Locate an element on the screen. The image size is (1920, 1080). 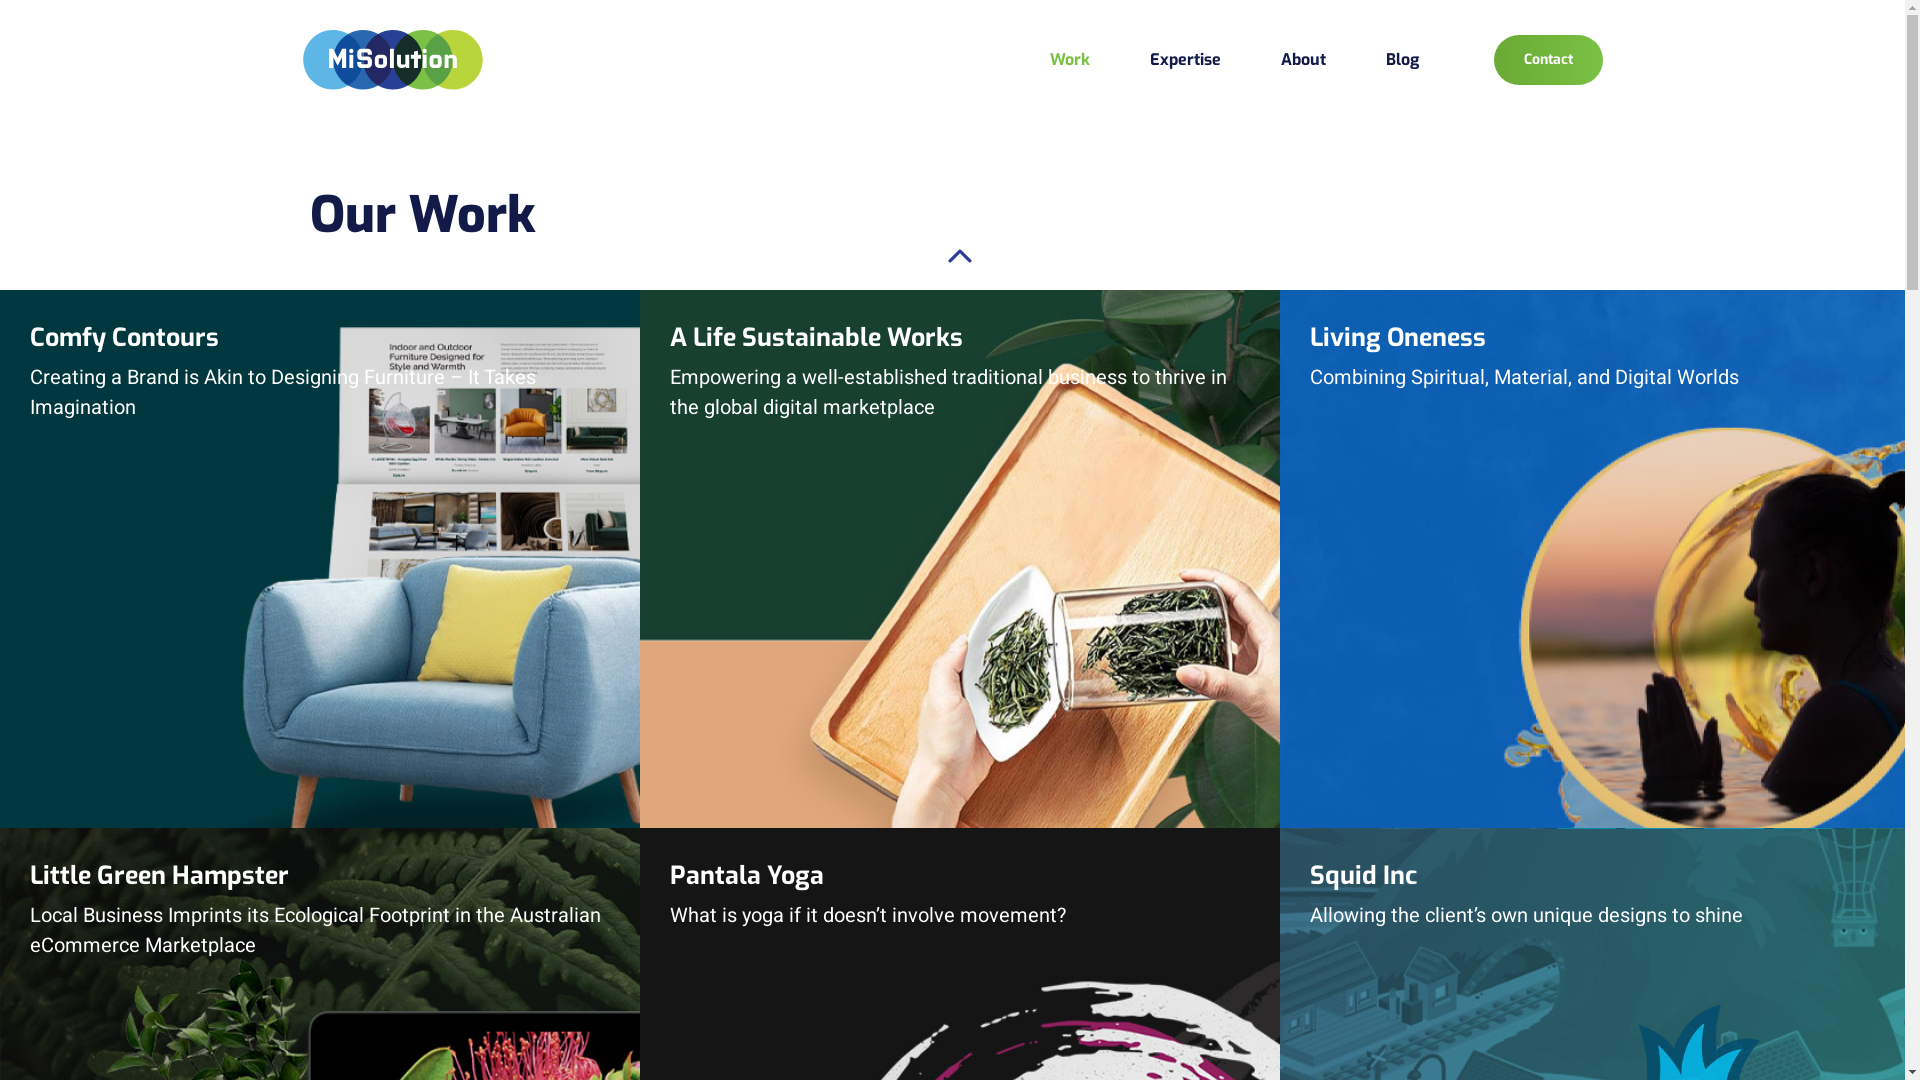
'Contact' is located at coordinates (1493, 59).